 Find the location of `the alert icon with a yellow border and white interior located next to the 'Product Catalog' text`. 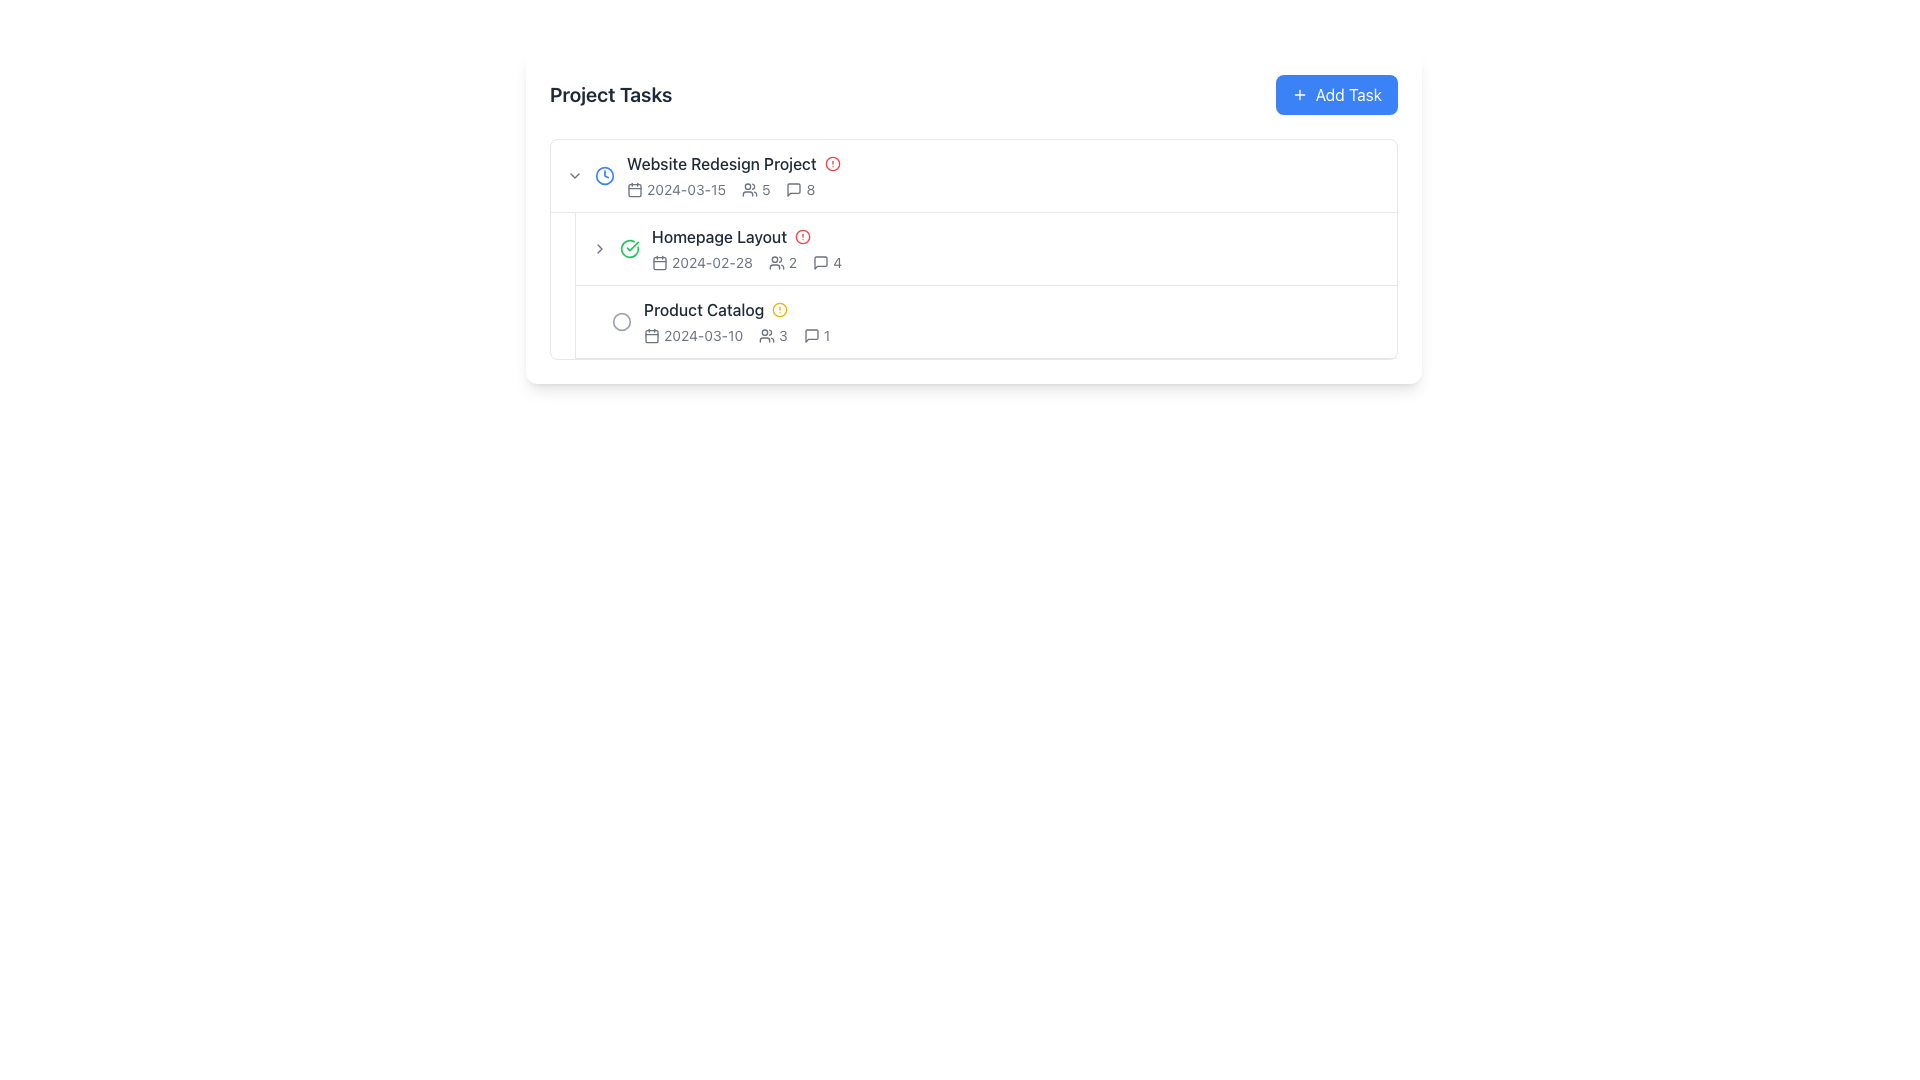

the alert icon with a yellow border and white interior located next to the 'Product Catalog' text is located at coordinates (779, 309).